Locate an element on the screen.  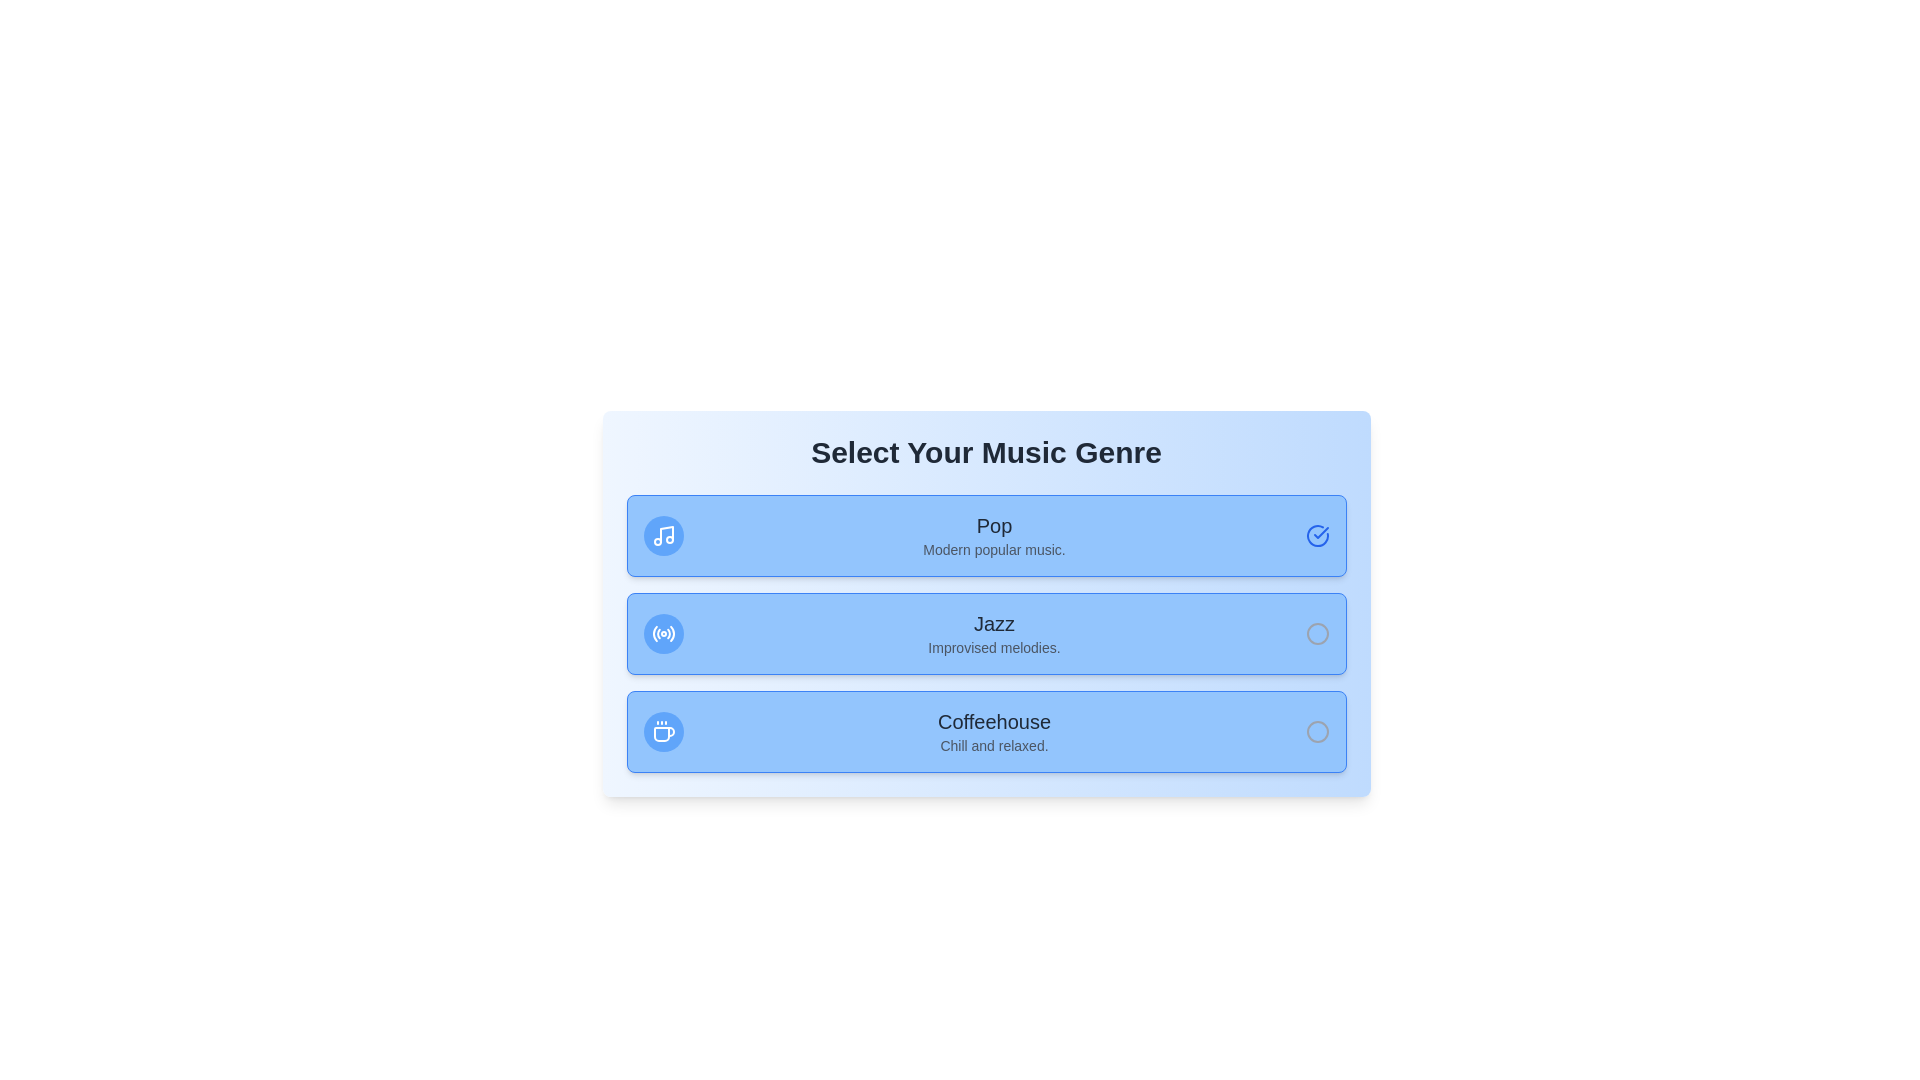
the 'Jazz' music genre button located in the second row of options, positioned at the leftmost part before the text 'Jazz' and 'Improvised melodies' is located at coordinates (663, 633).